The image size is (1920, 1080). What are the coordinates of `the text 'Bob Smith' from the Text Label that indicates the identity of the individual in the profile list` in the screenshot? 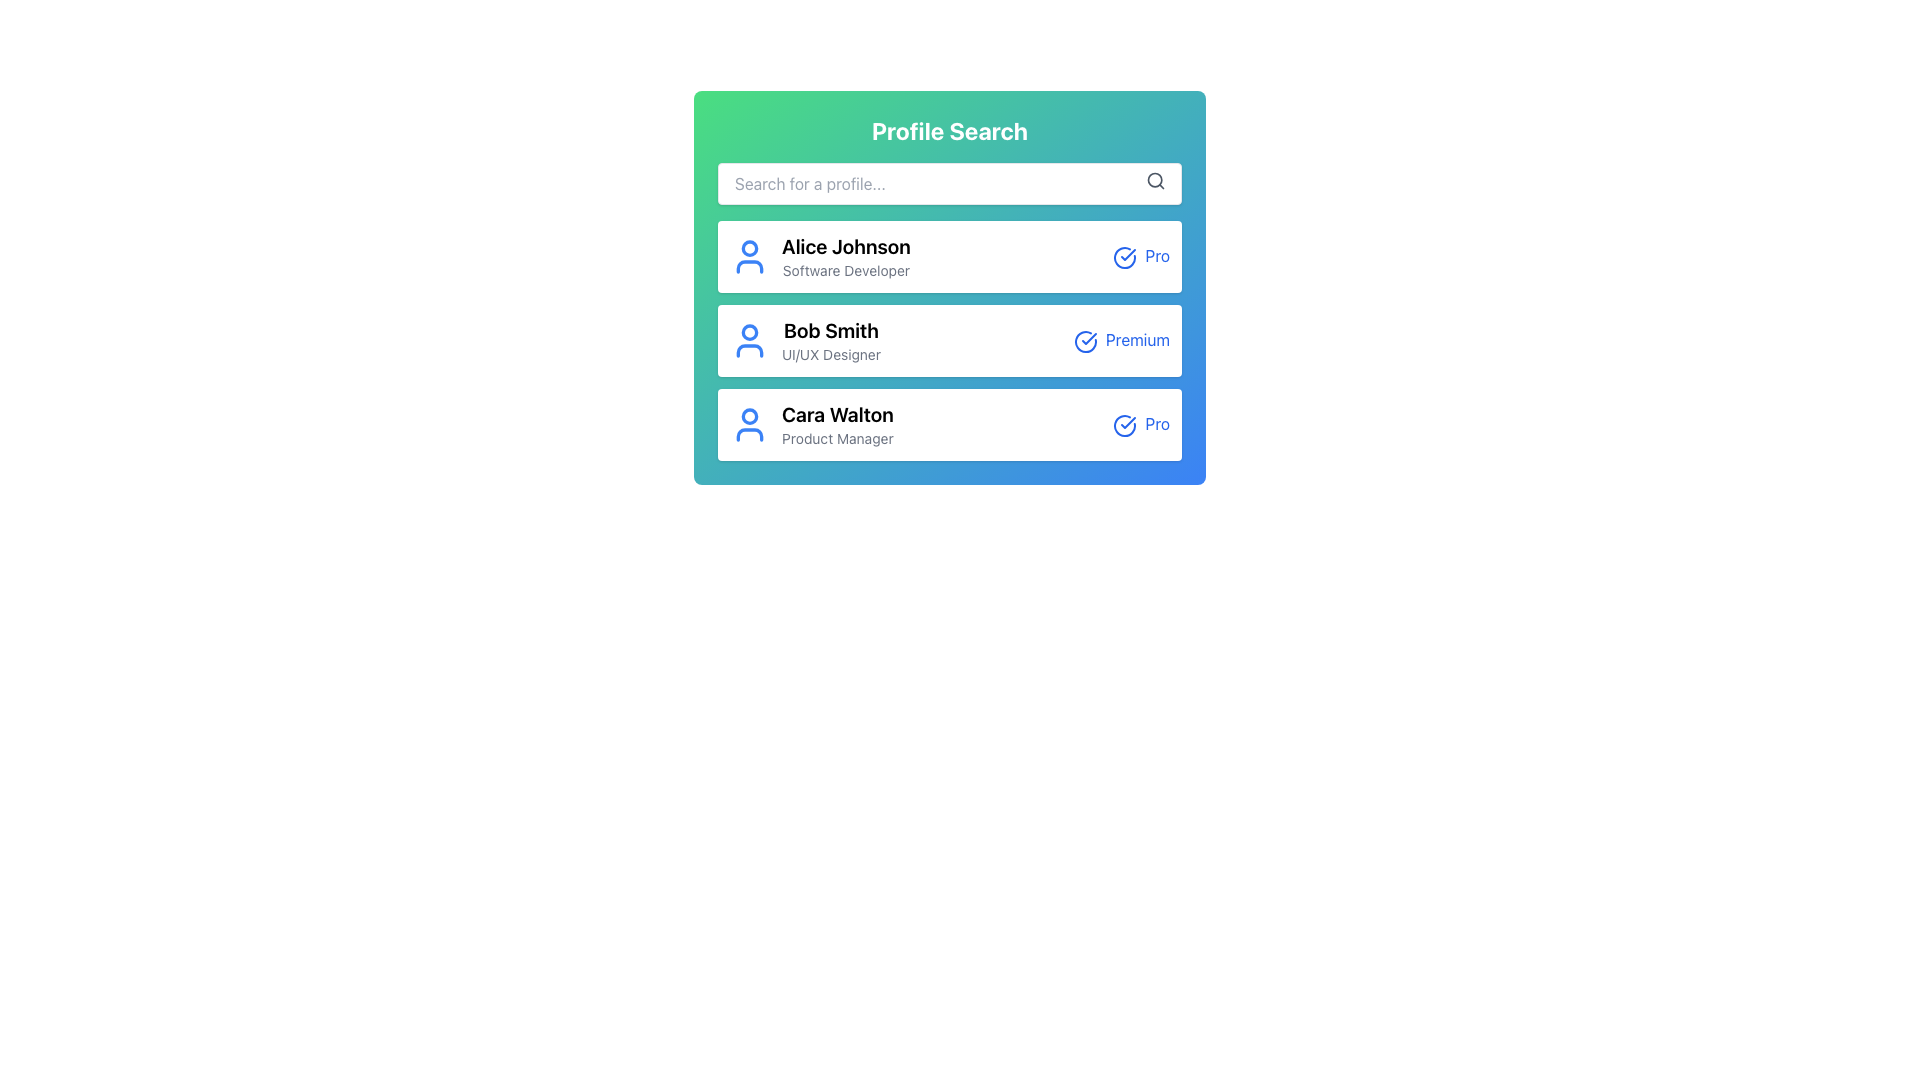 It's located at (831, 330).